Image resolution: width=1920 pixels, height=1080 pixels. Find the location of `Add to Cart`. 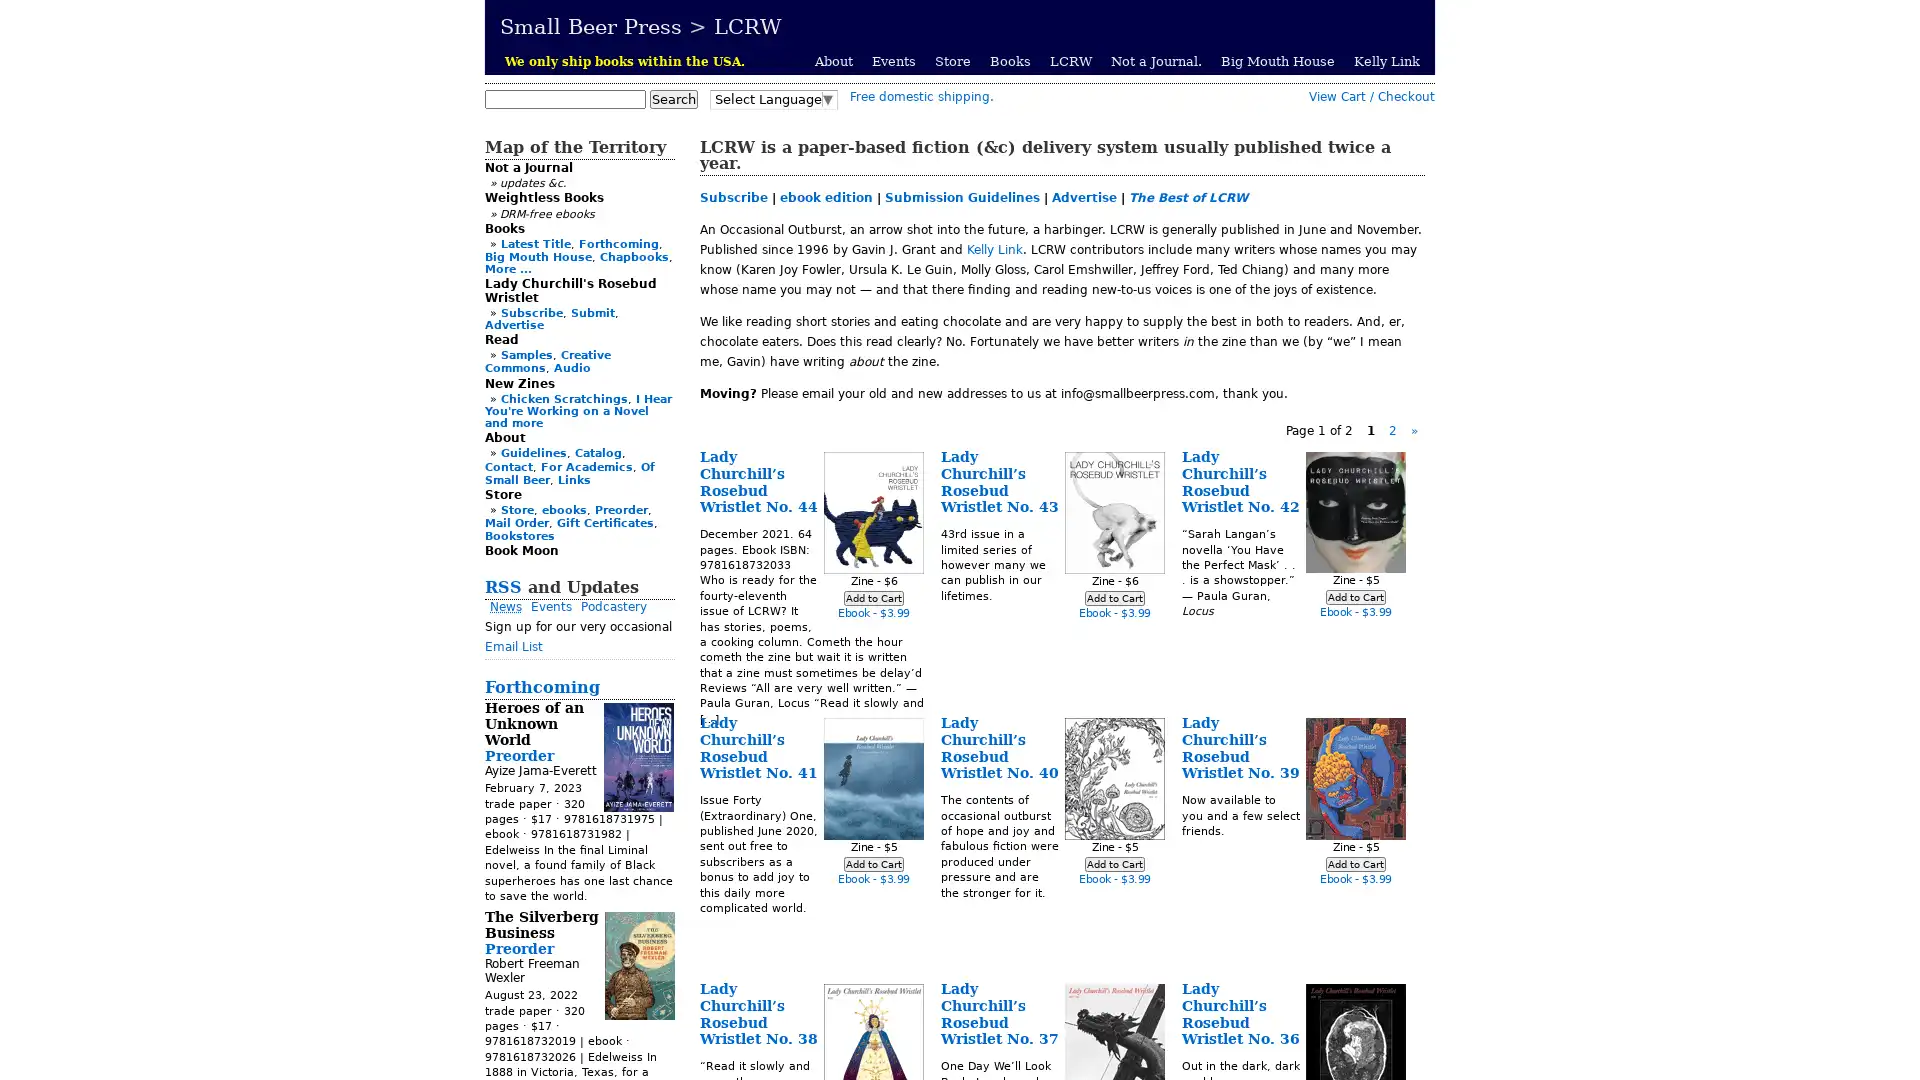

Add to Cart is located at coordinates (1356, 596).